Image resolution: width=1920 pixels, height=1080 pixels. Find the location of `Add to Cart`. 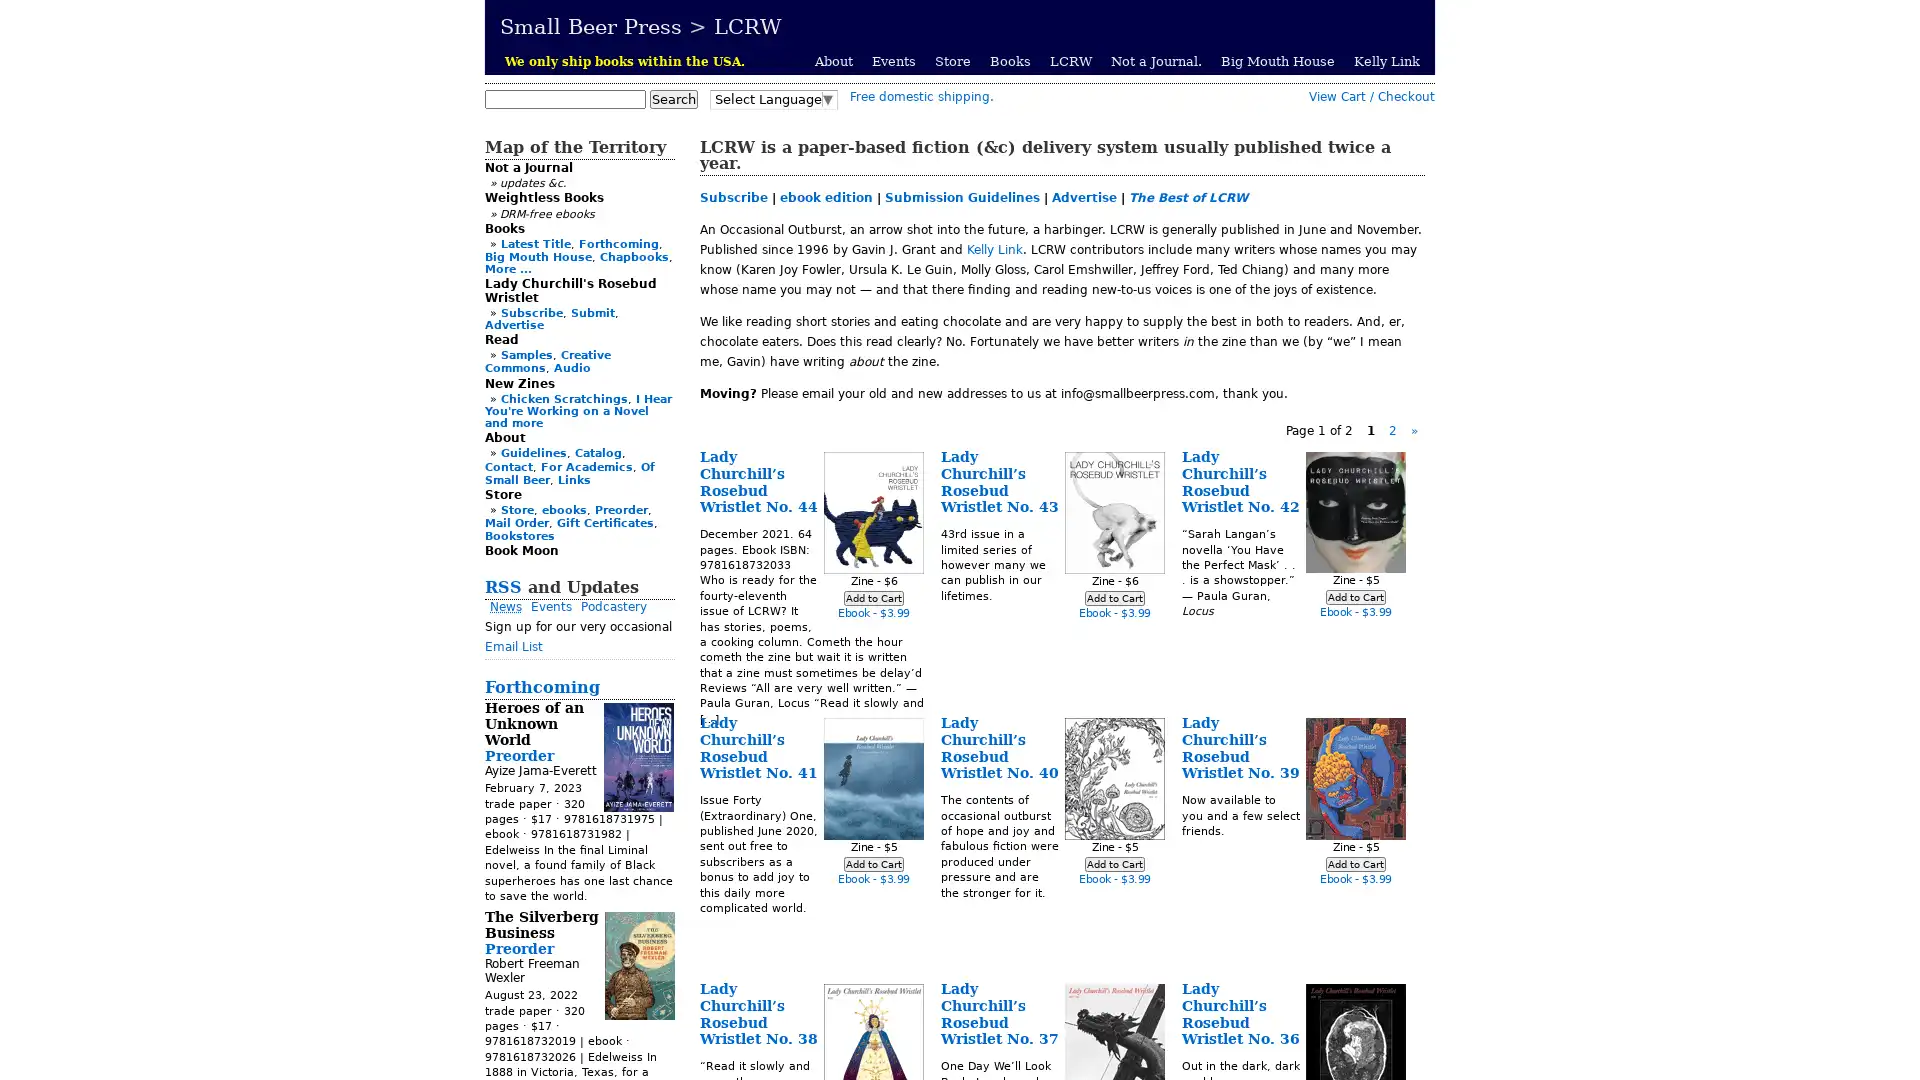

Add to Cart is located at coordinates (1356, 596).